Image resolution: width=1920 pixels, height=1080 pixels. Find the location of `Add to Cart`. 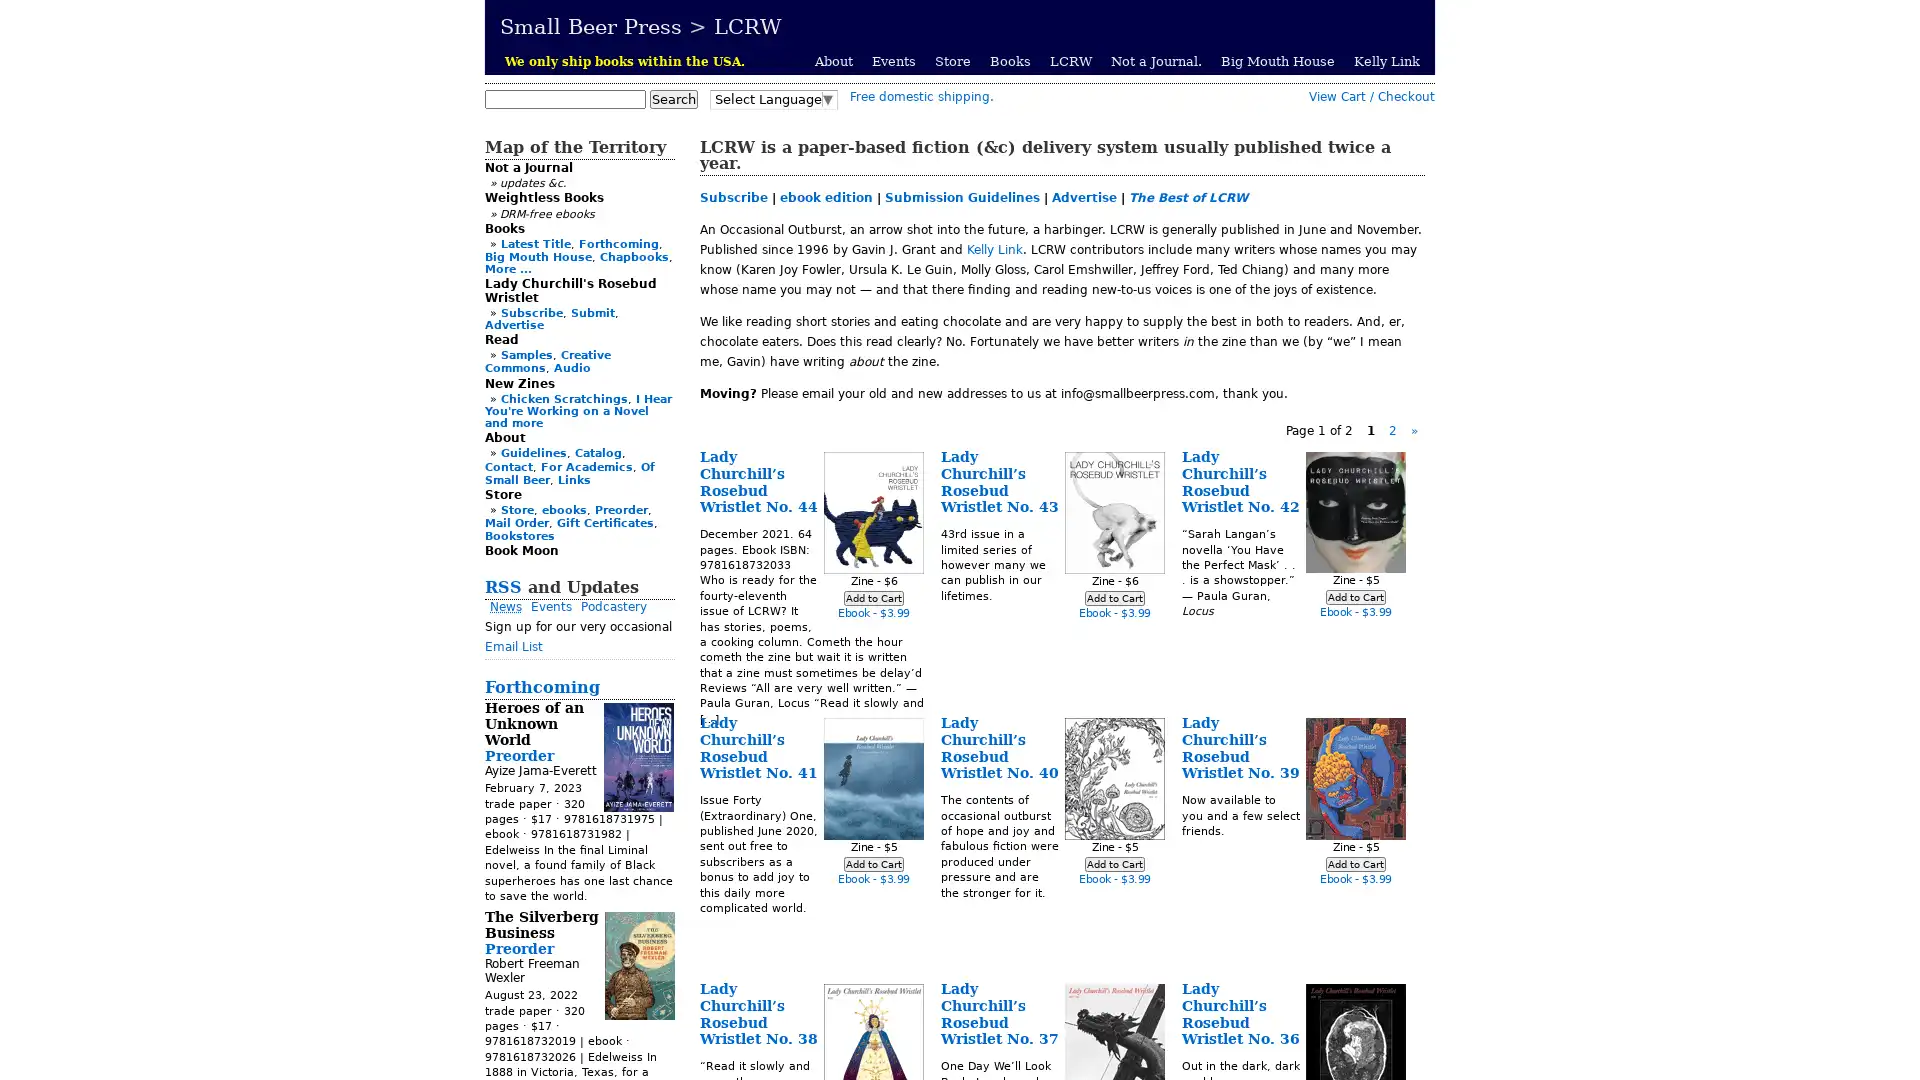

Add to Cart is located at coordinates (1356, 596).